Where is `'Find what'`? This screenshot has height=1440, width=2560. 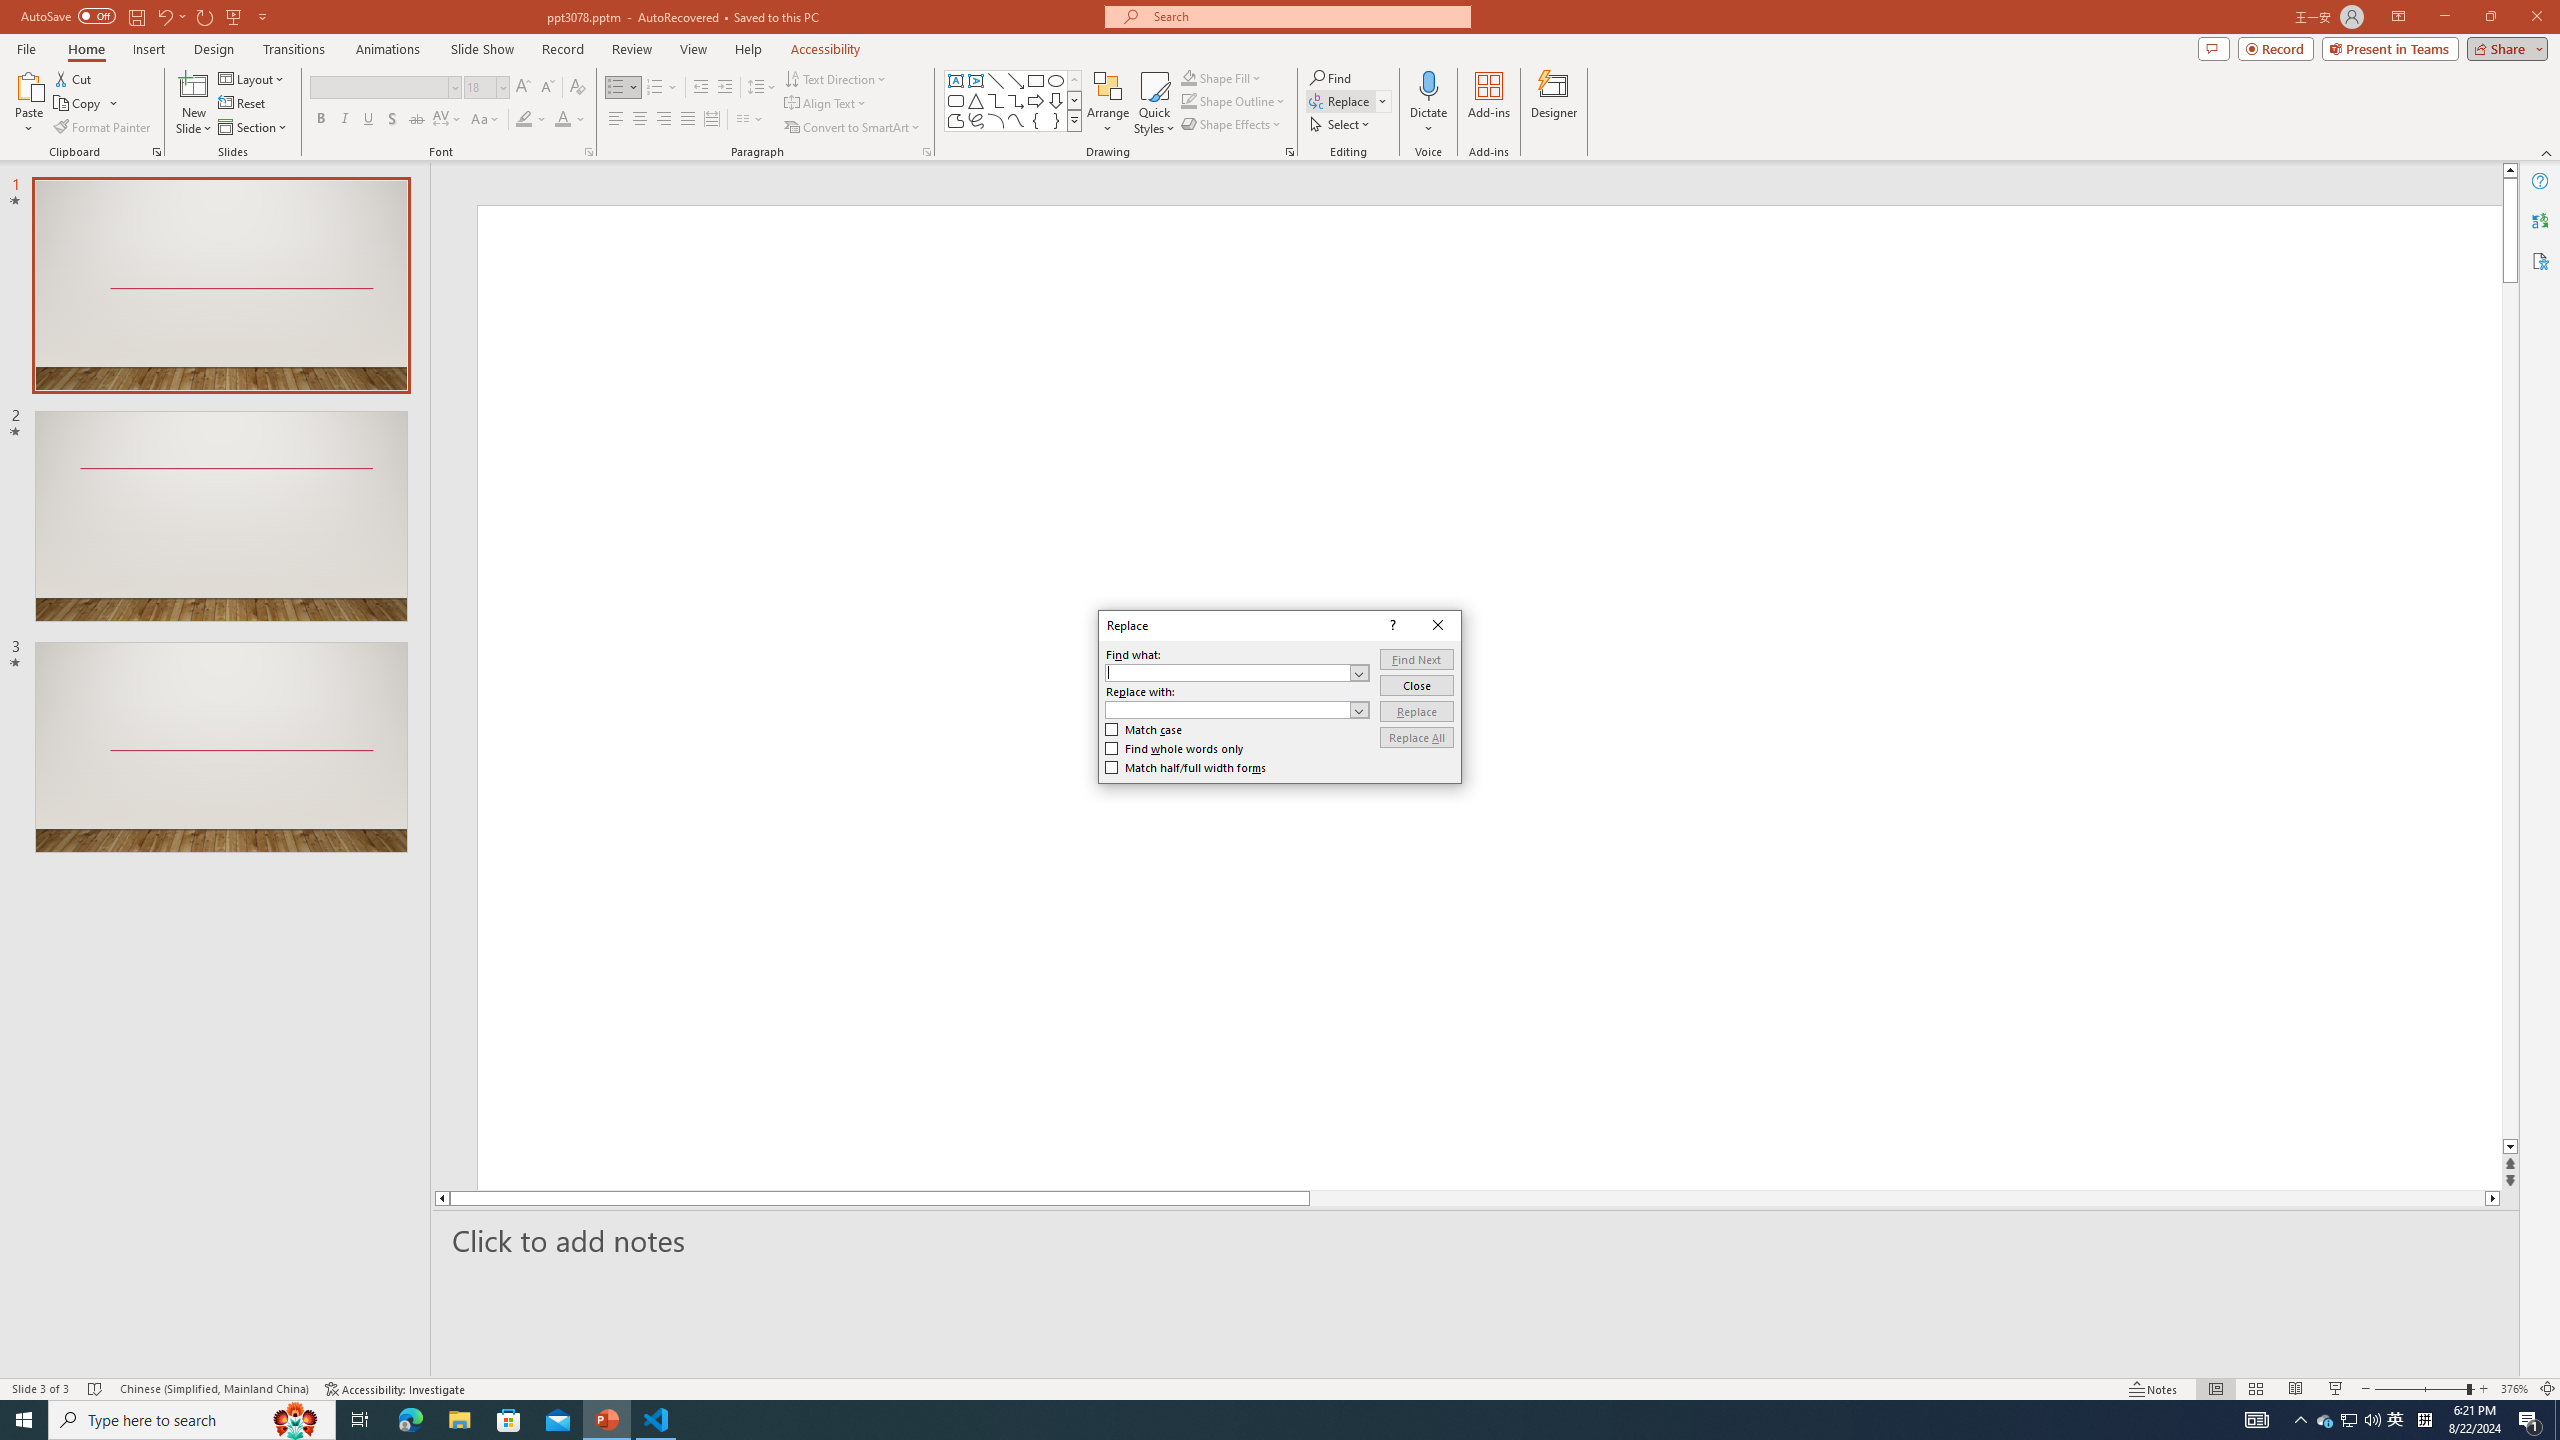
'Find what' is located at coordinates (1236, 673).